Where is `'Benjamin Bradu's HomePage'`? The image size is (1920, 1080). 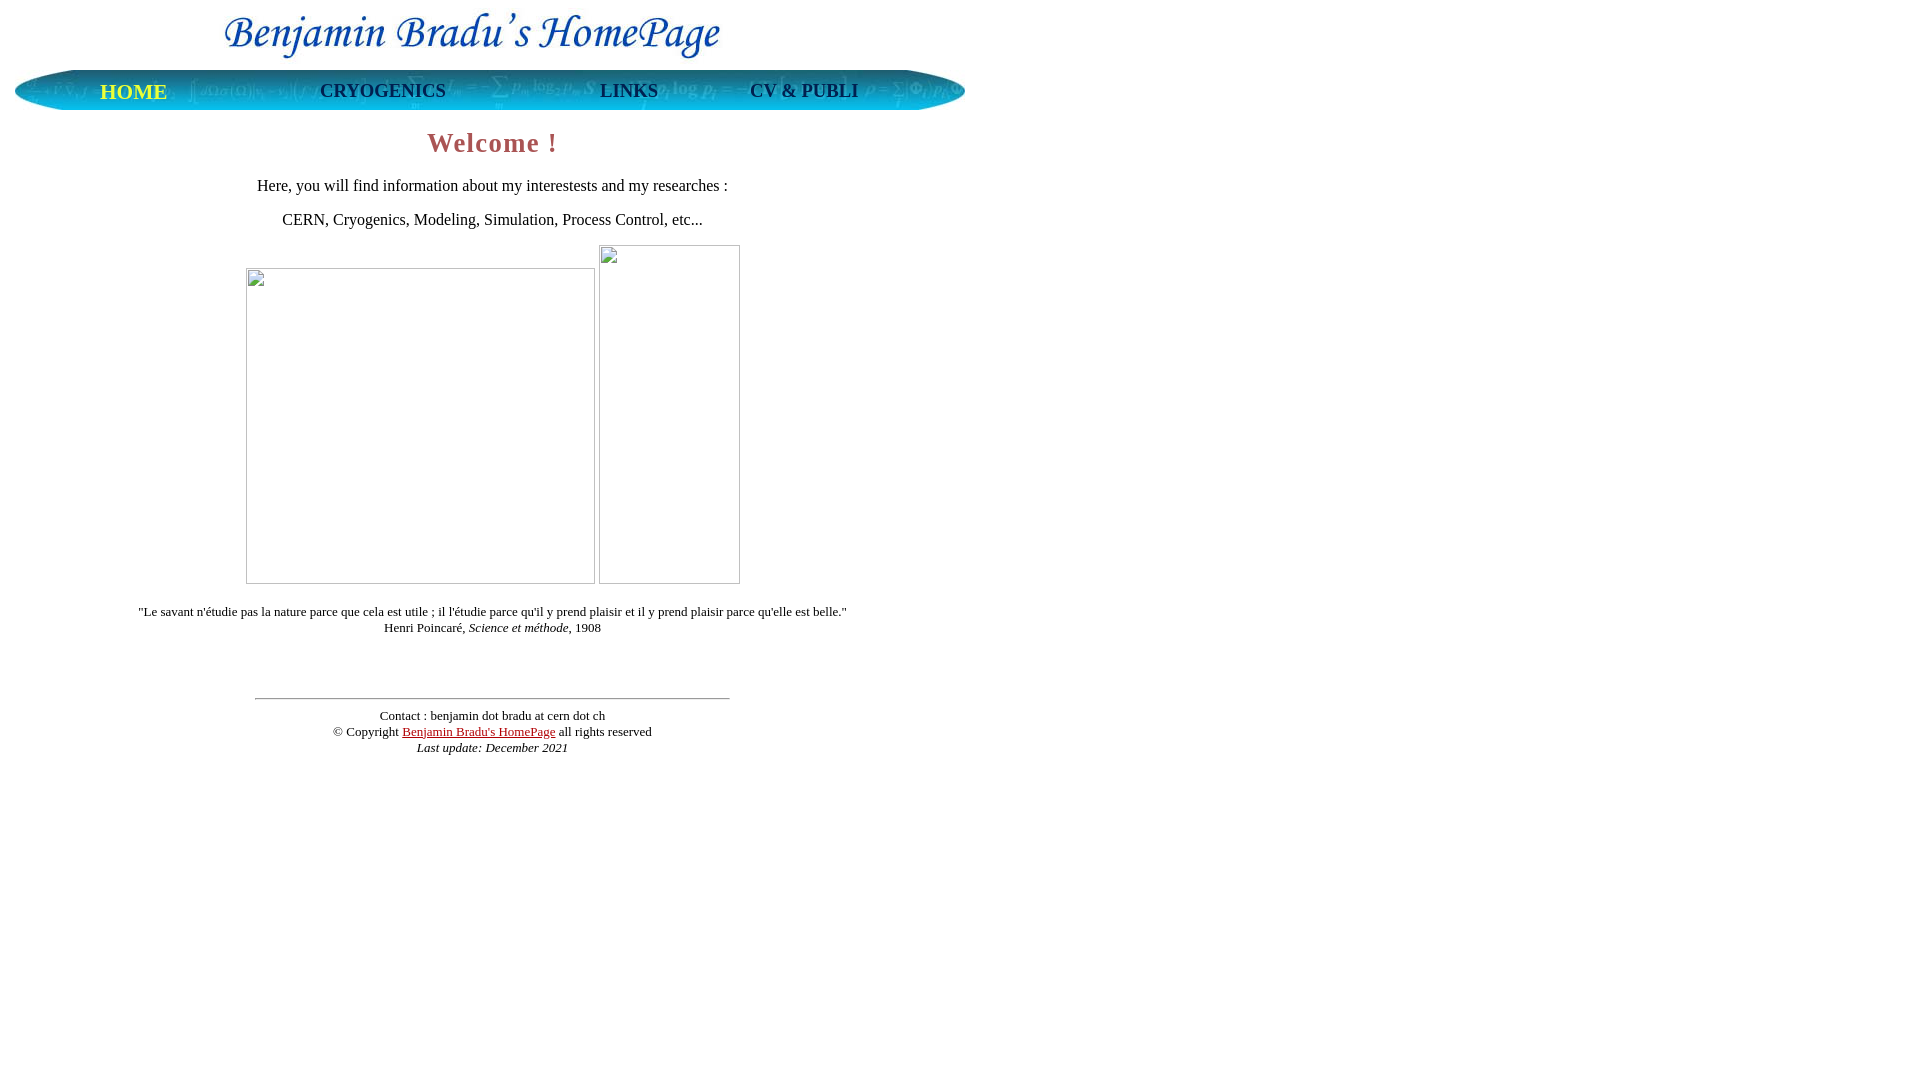 'Benjamin Bradu's HomePage' is located at coordinates (477, 731).